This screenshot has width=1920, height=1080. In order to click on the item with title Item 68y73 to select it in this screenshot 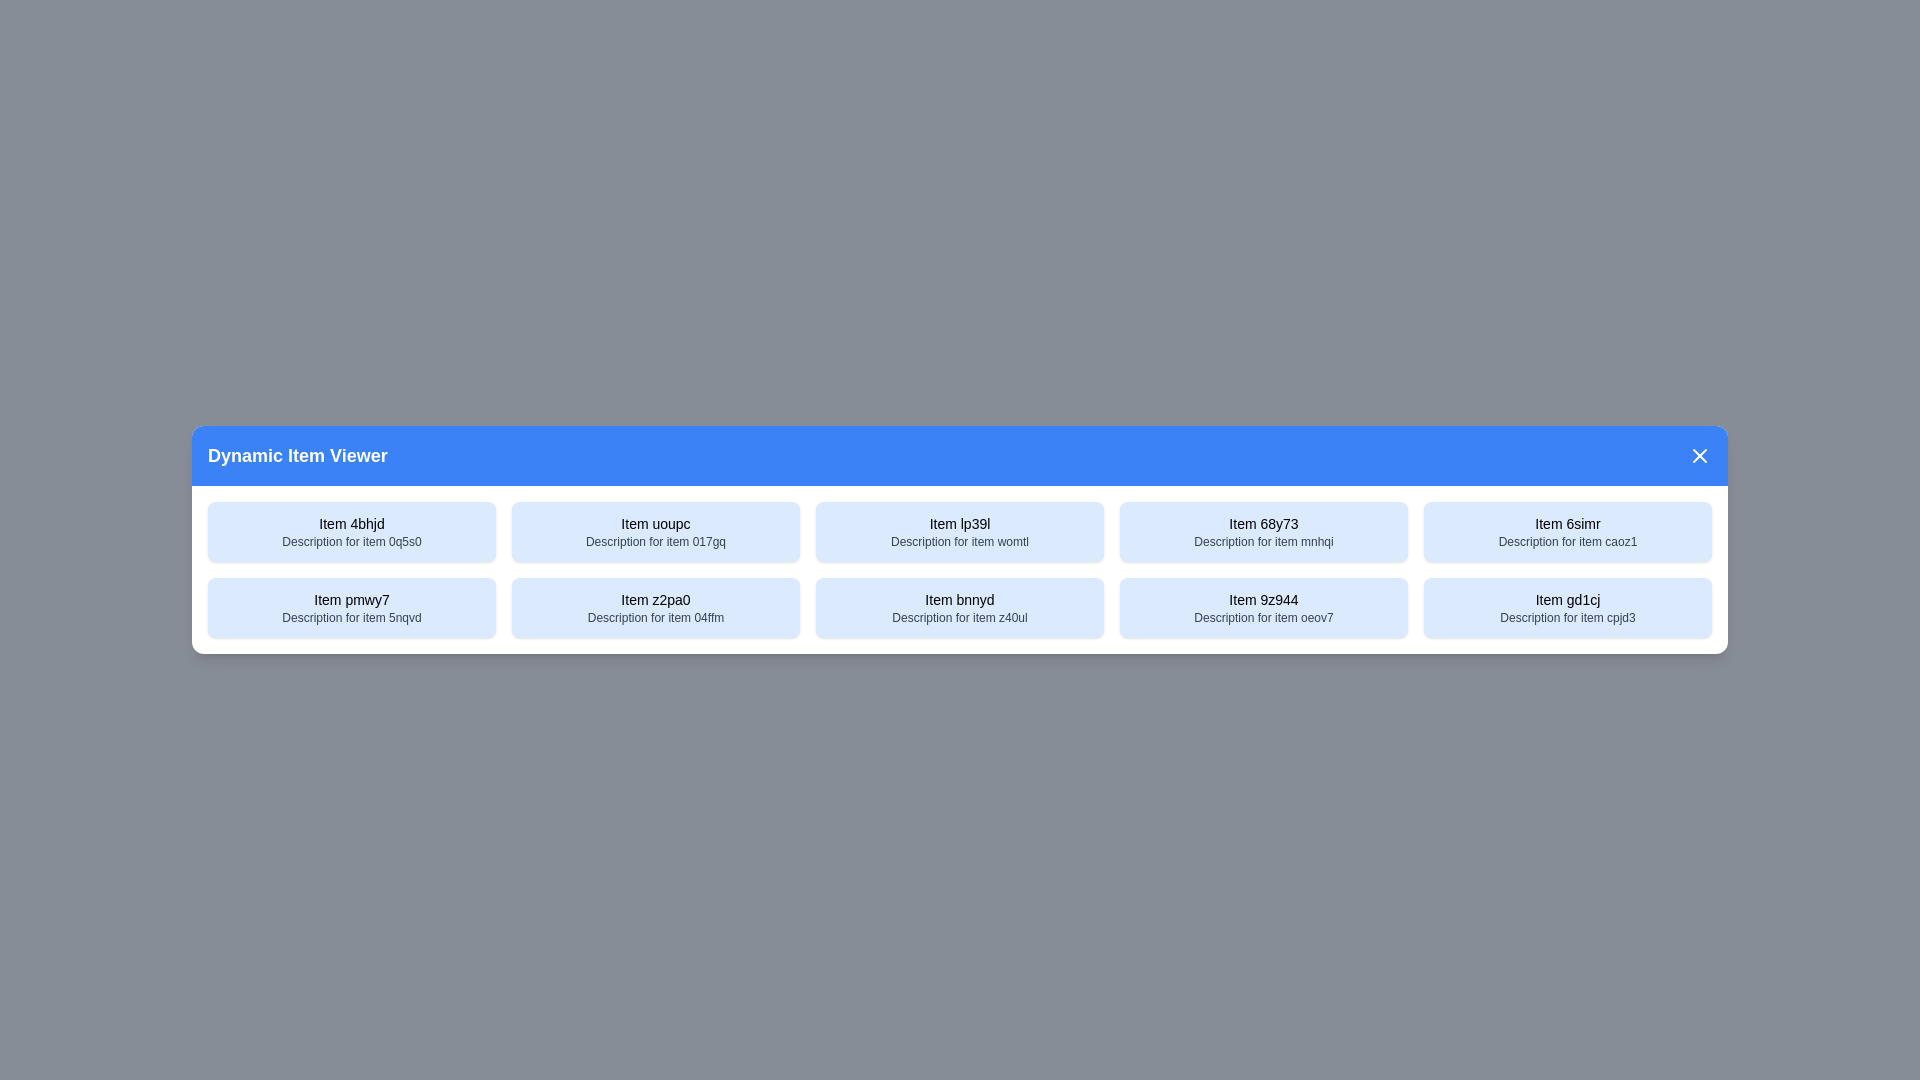, I will do `click(1262, 531)`.